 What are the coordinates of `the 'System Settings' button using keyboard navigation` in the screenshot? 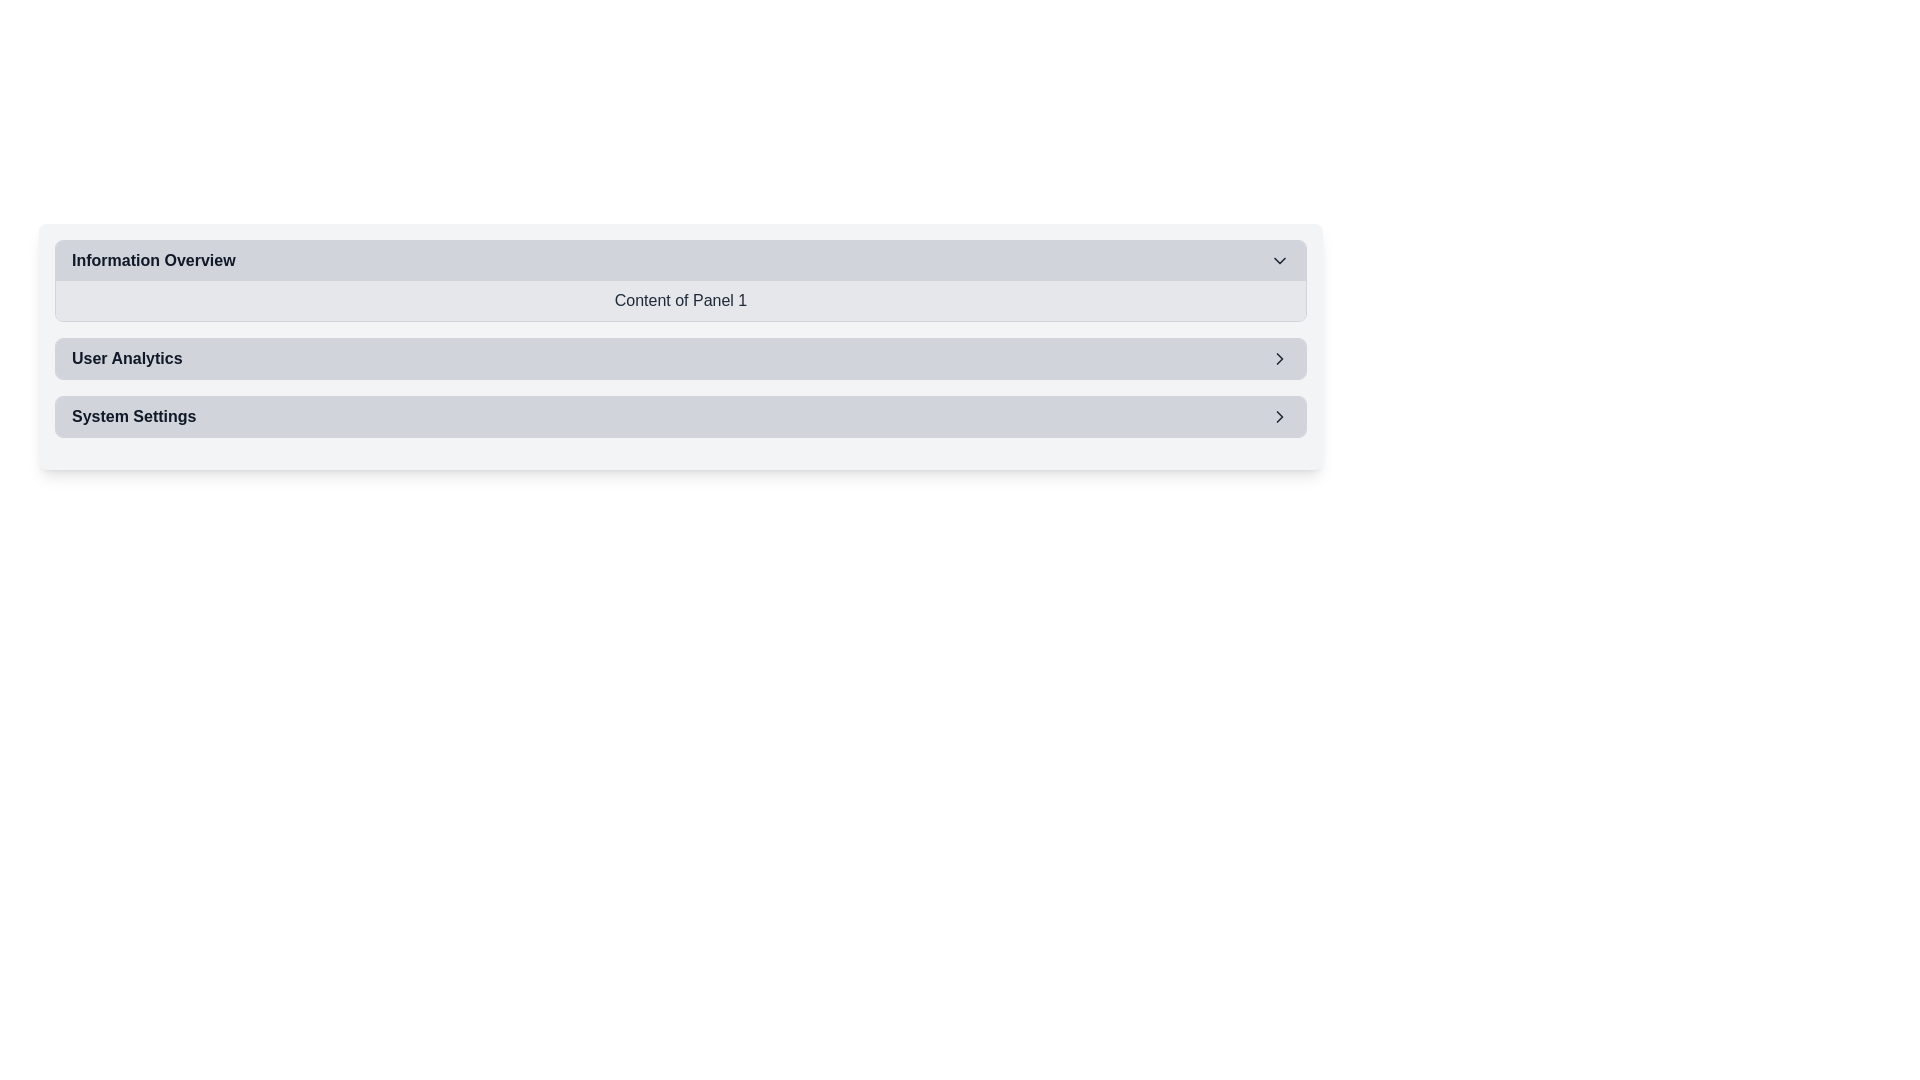 It's located at (681, 415).